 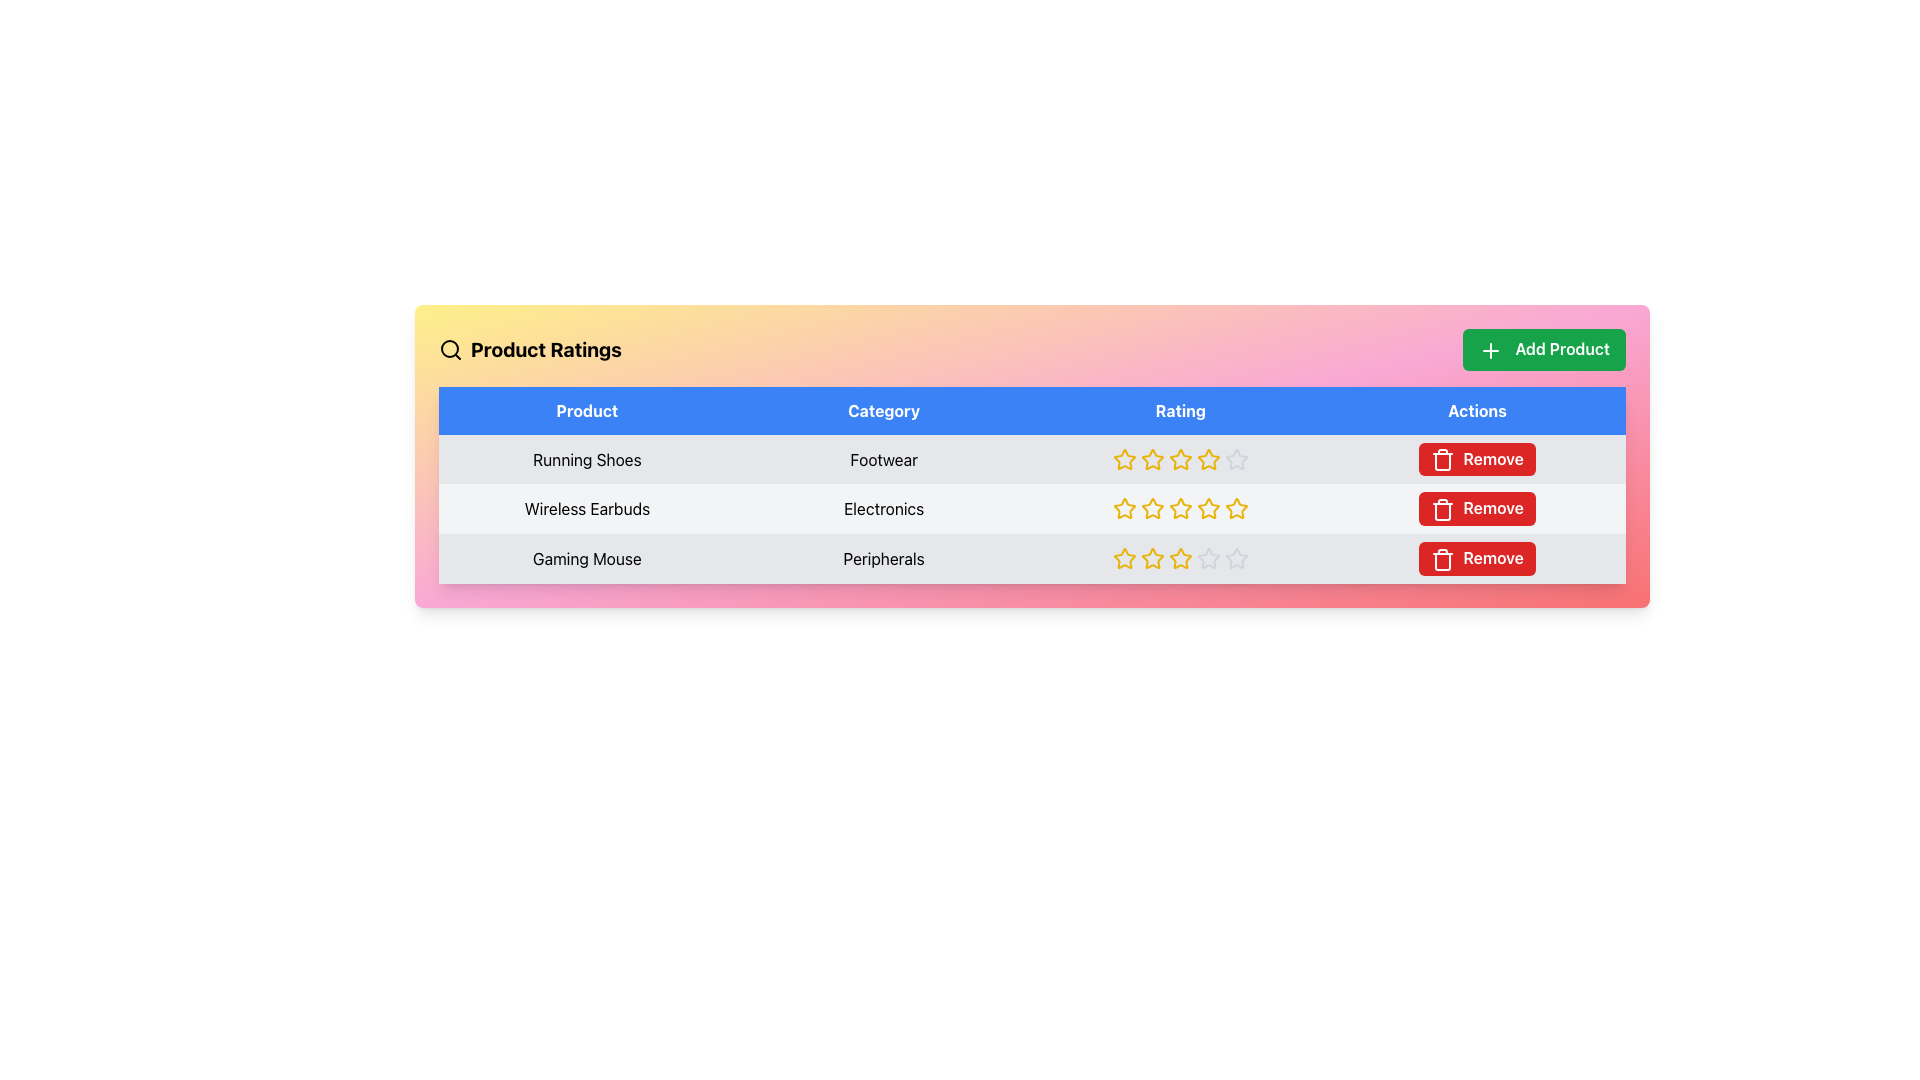 I want to click on the star icons in the rating display for the 'Gaming Mouse' product, so click(x=1180, y=559).